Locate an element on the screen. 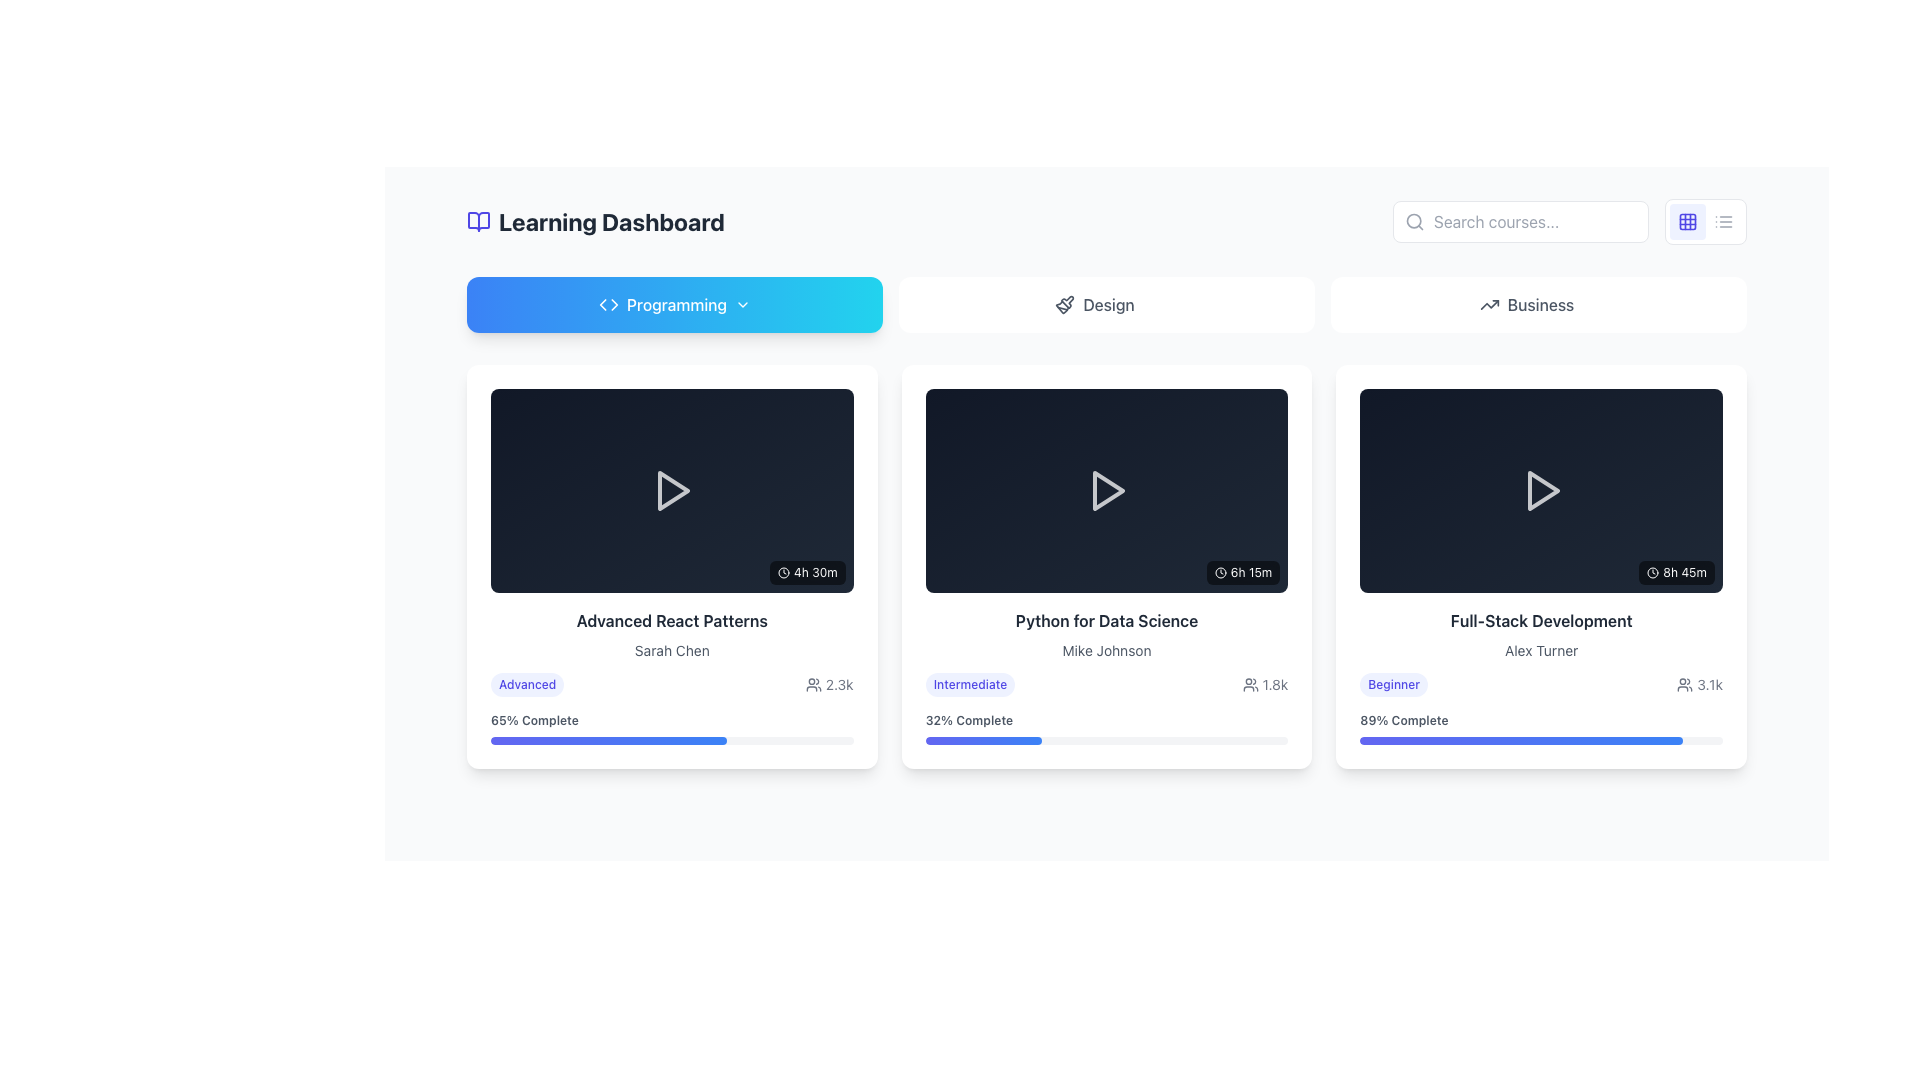 This screenshot has height=1080, width=1920. the user count icon displaying '1.8k' in the bottom-right corner of the 'Python for Data Science' course card is located at coordinates (1249, 684).